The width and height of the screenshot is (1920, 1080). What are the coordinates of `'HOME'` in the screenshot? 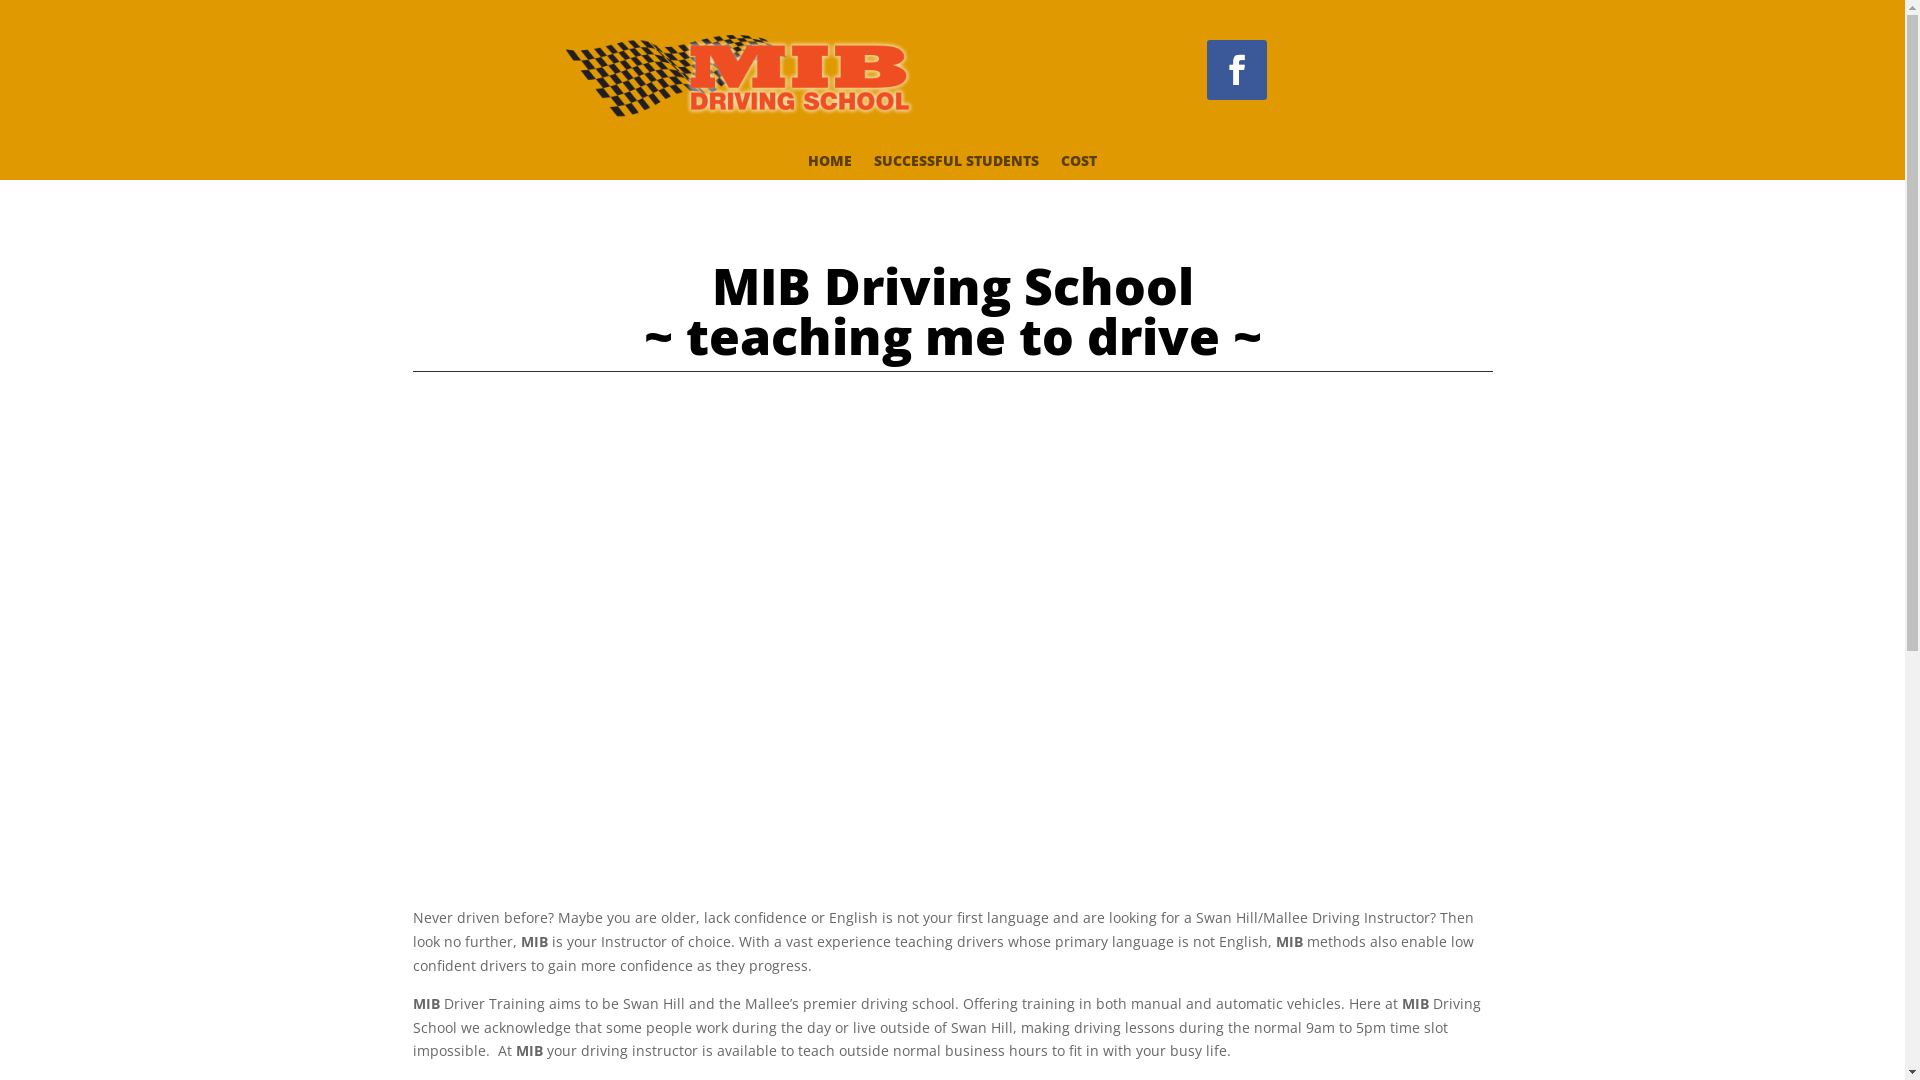 It's located at (830, 164).